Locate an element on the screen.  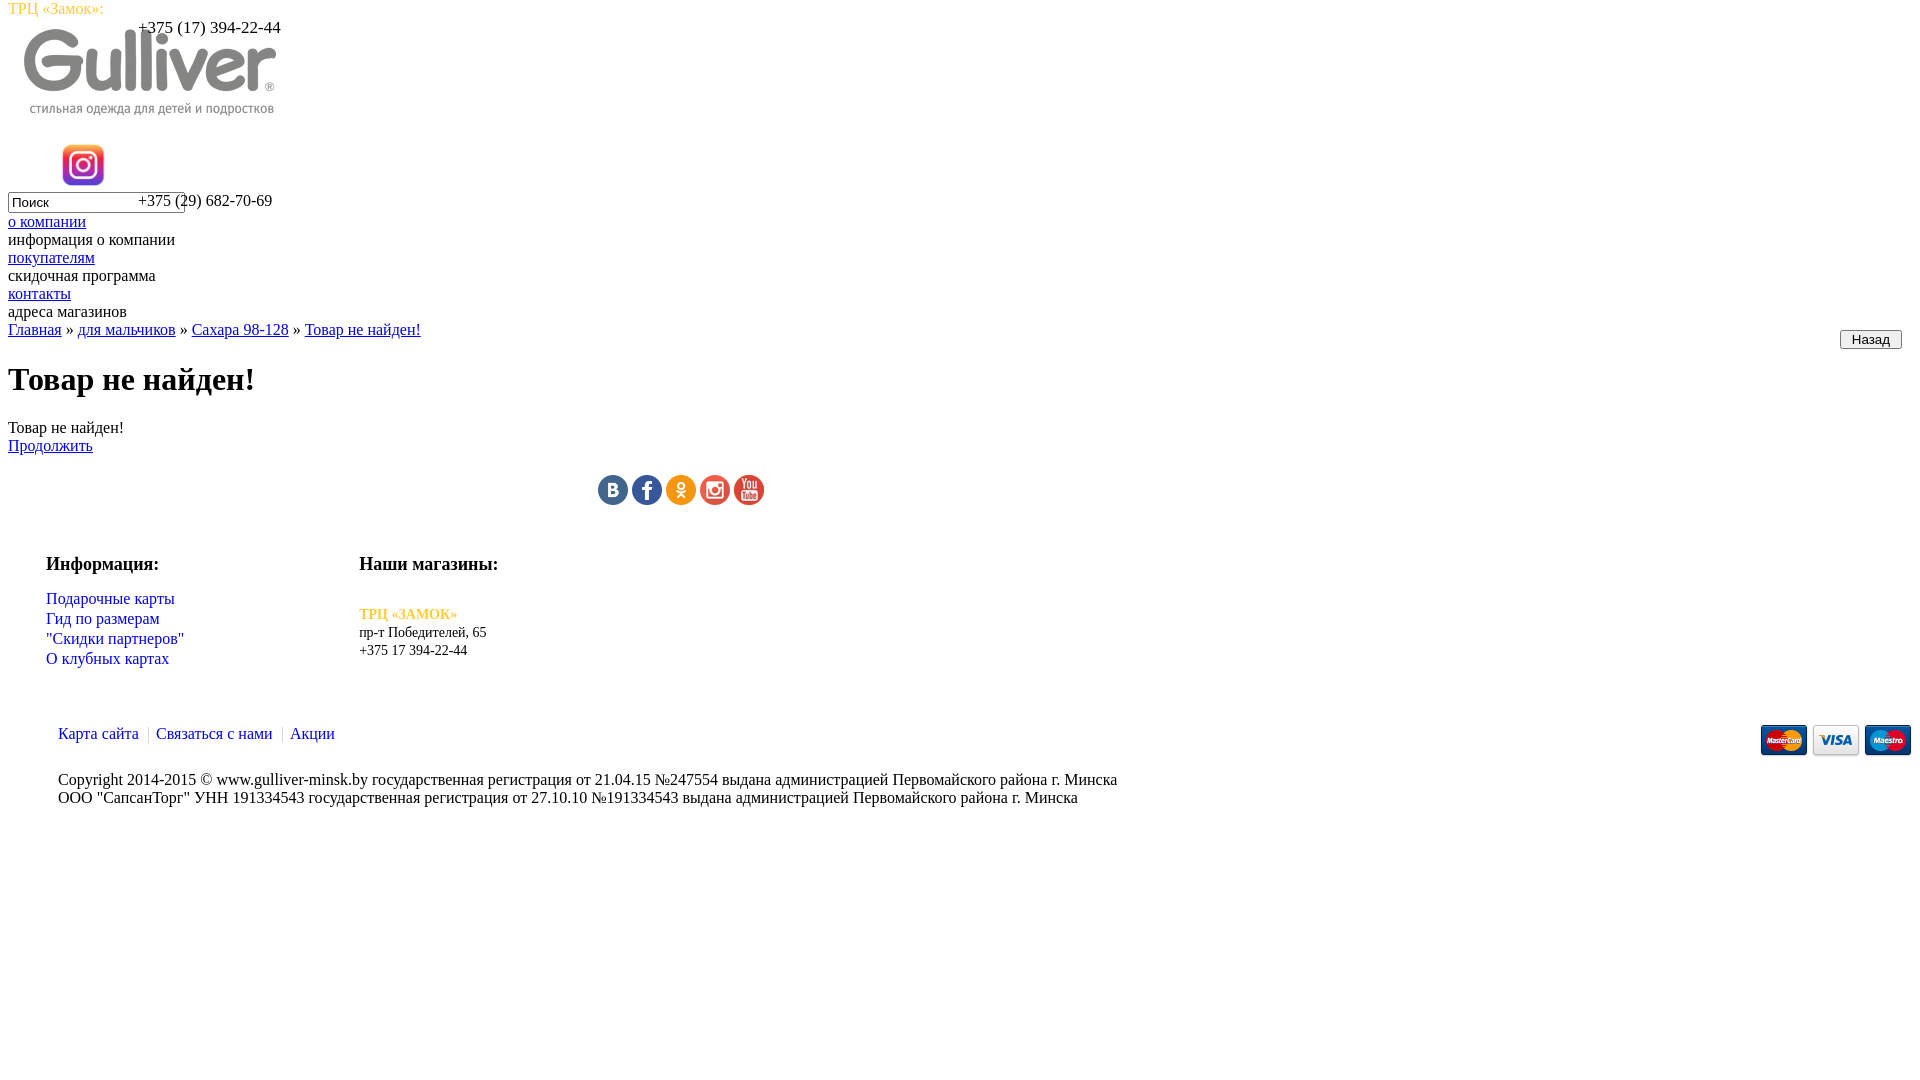
'youtube' is located at coordinates (747, 498).